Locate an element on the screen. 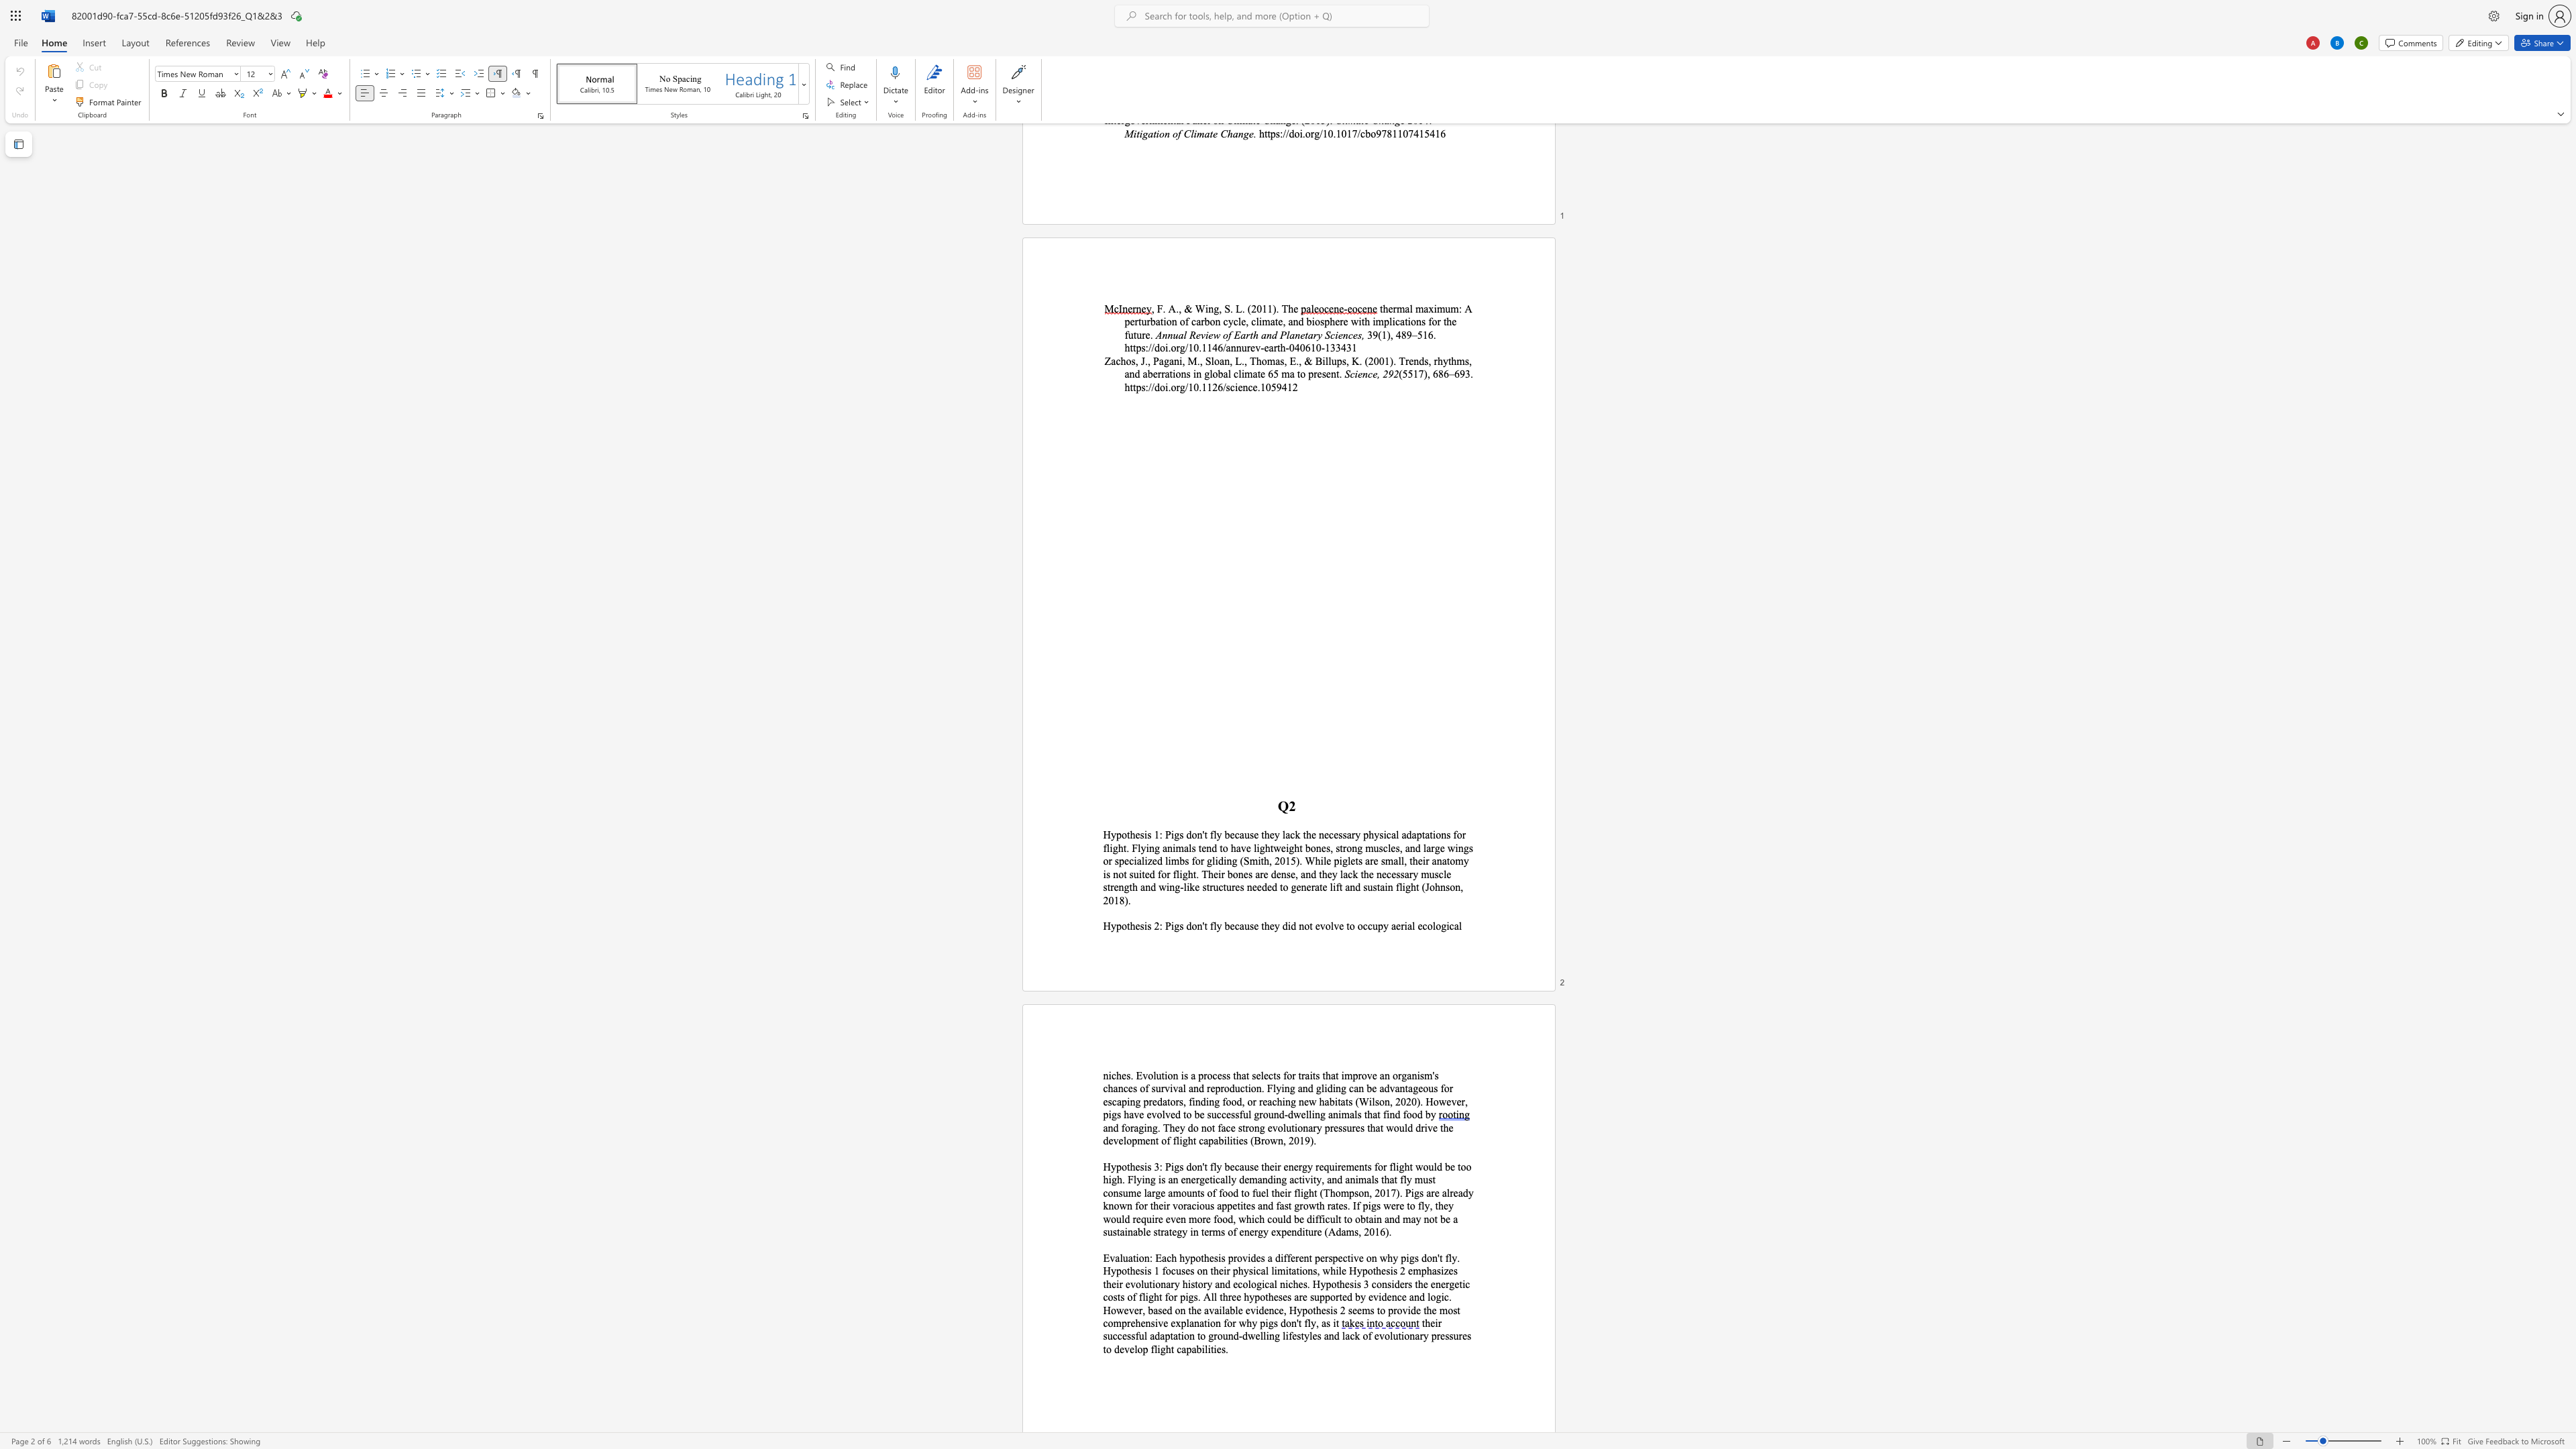  the space between the continuous character "m" and "e" in the text is located at coordinates (1352, 1166).